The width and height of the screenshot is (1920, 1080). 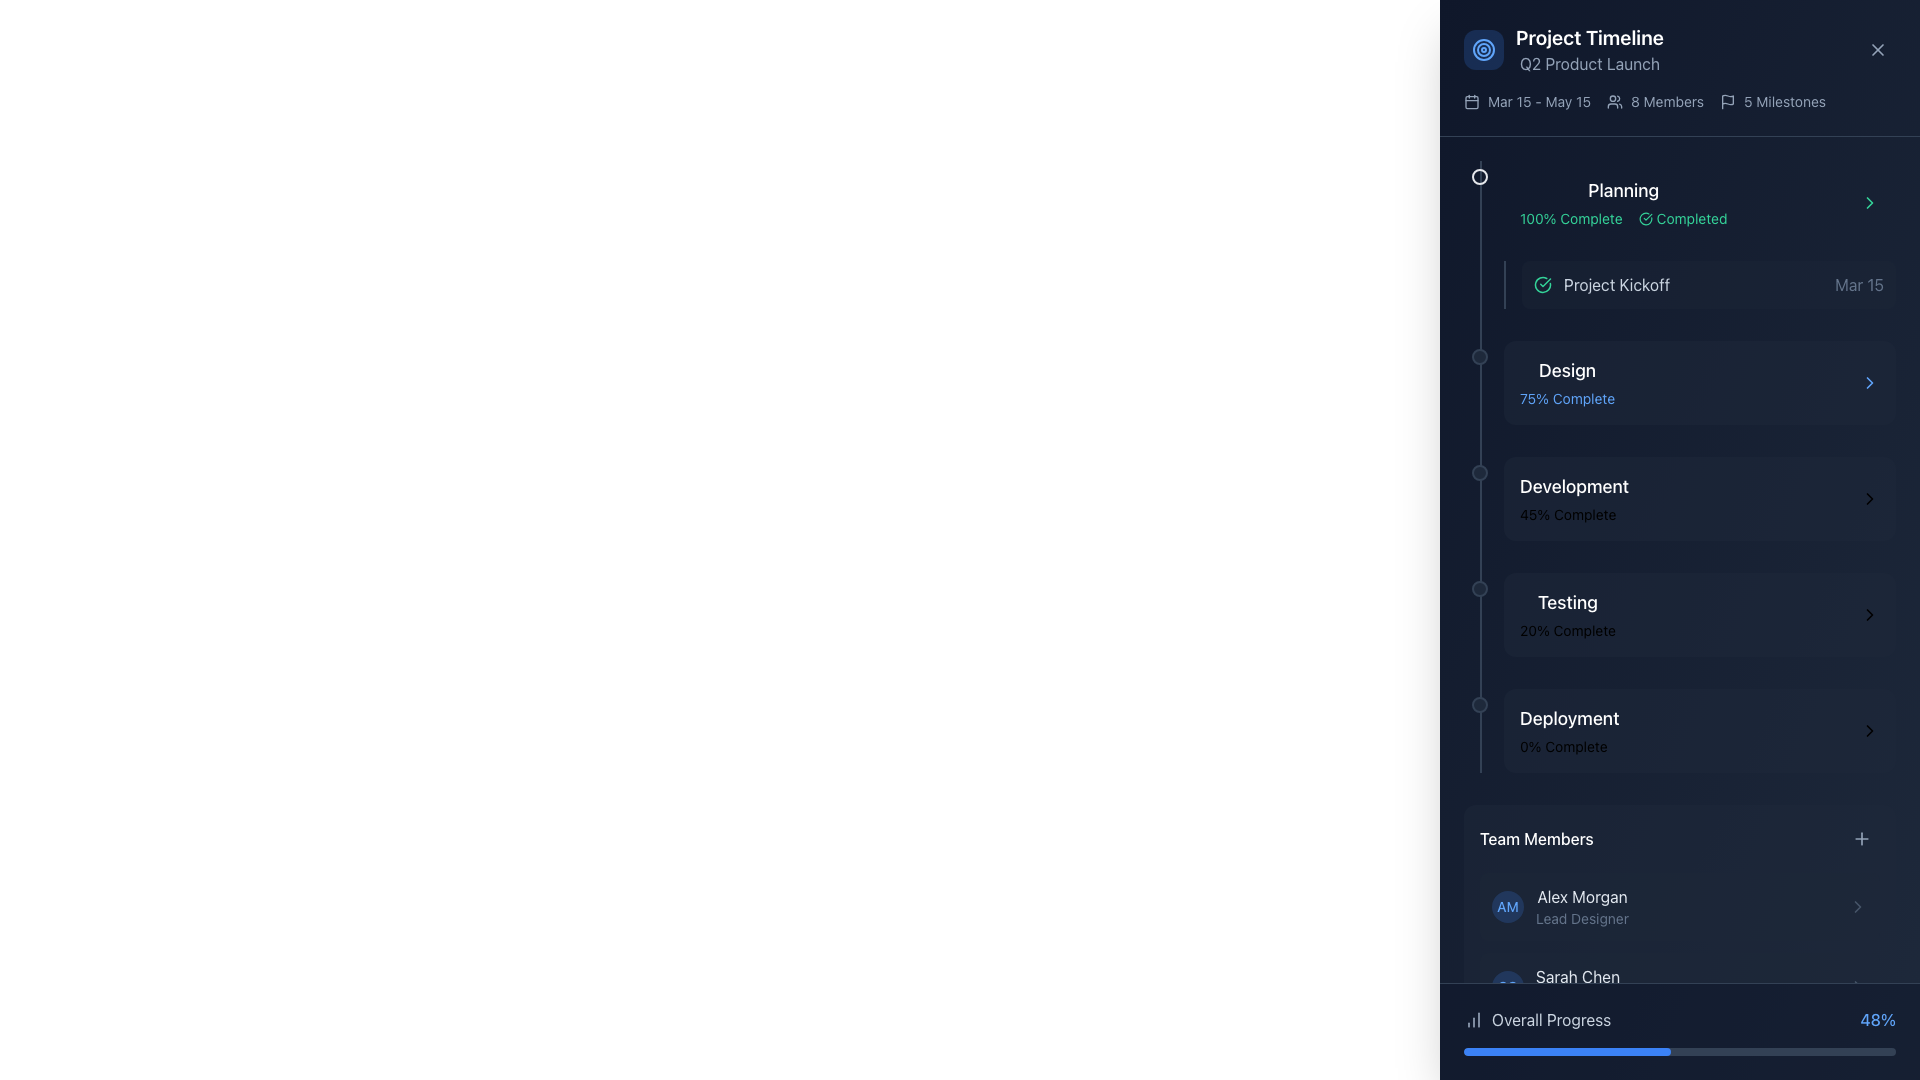 What do you see at coordinates (1623, 219) in the screenshot?
I see `the milestone indicator showing '100% Complete Completed' with a checkmark icon, located beneath the 'Planning' header` at bounding box center [1623, 219].